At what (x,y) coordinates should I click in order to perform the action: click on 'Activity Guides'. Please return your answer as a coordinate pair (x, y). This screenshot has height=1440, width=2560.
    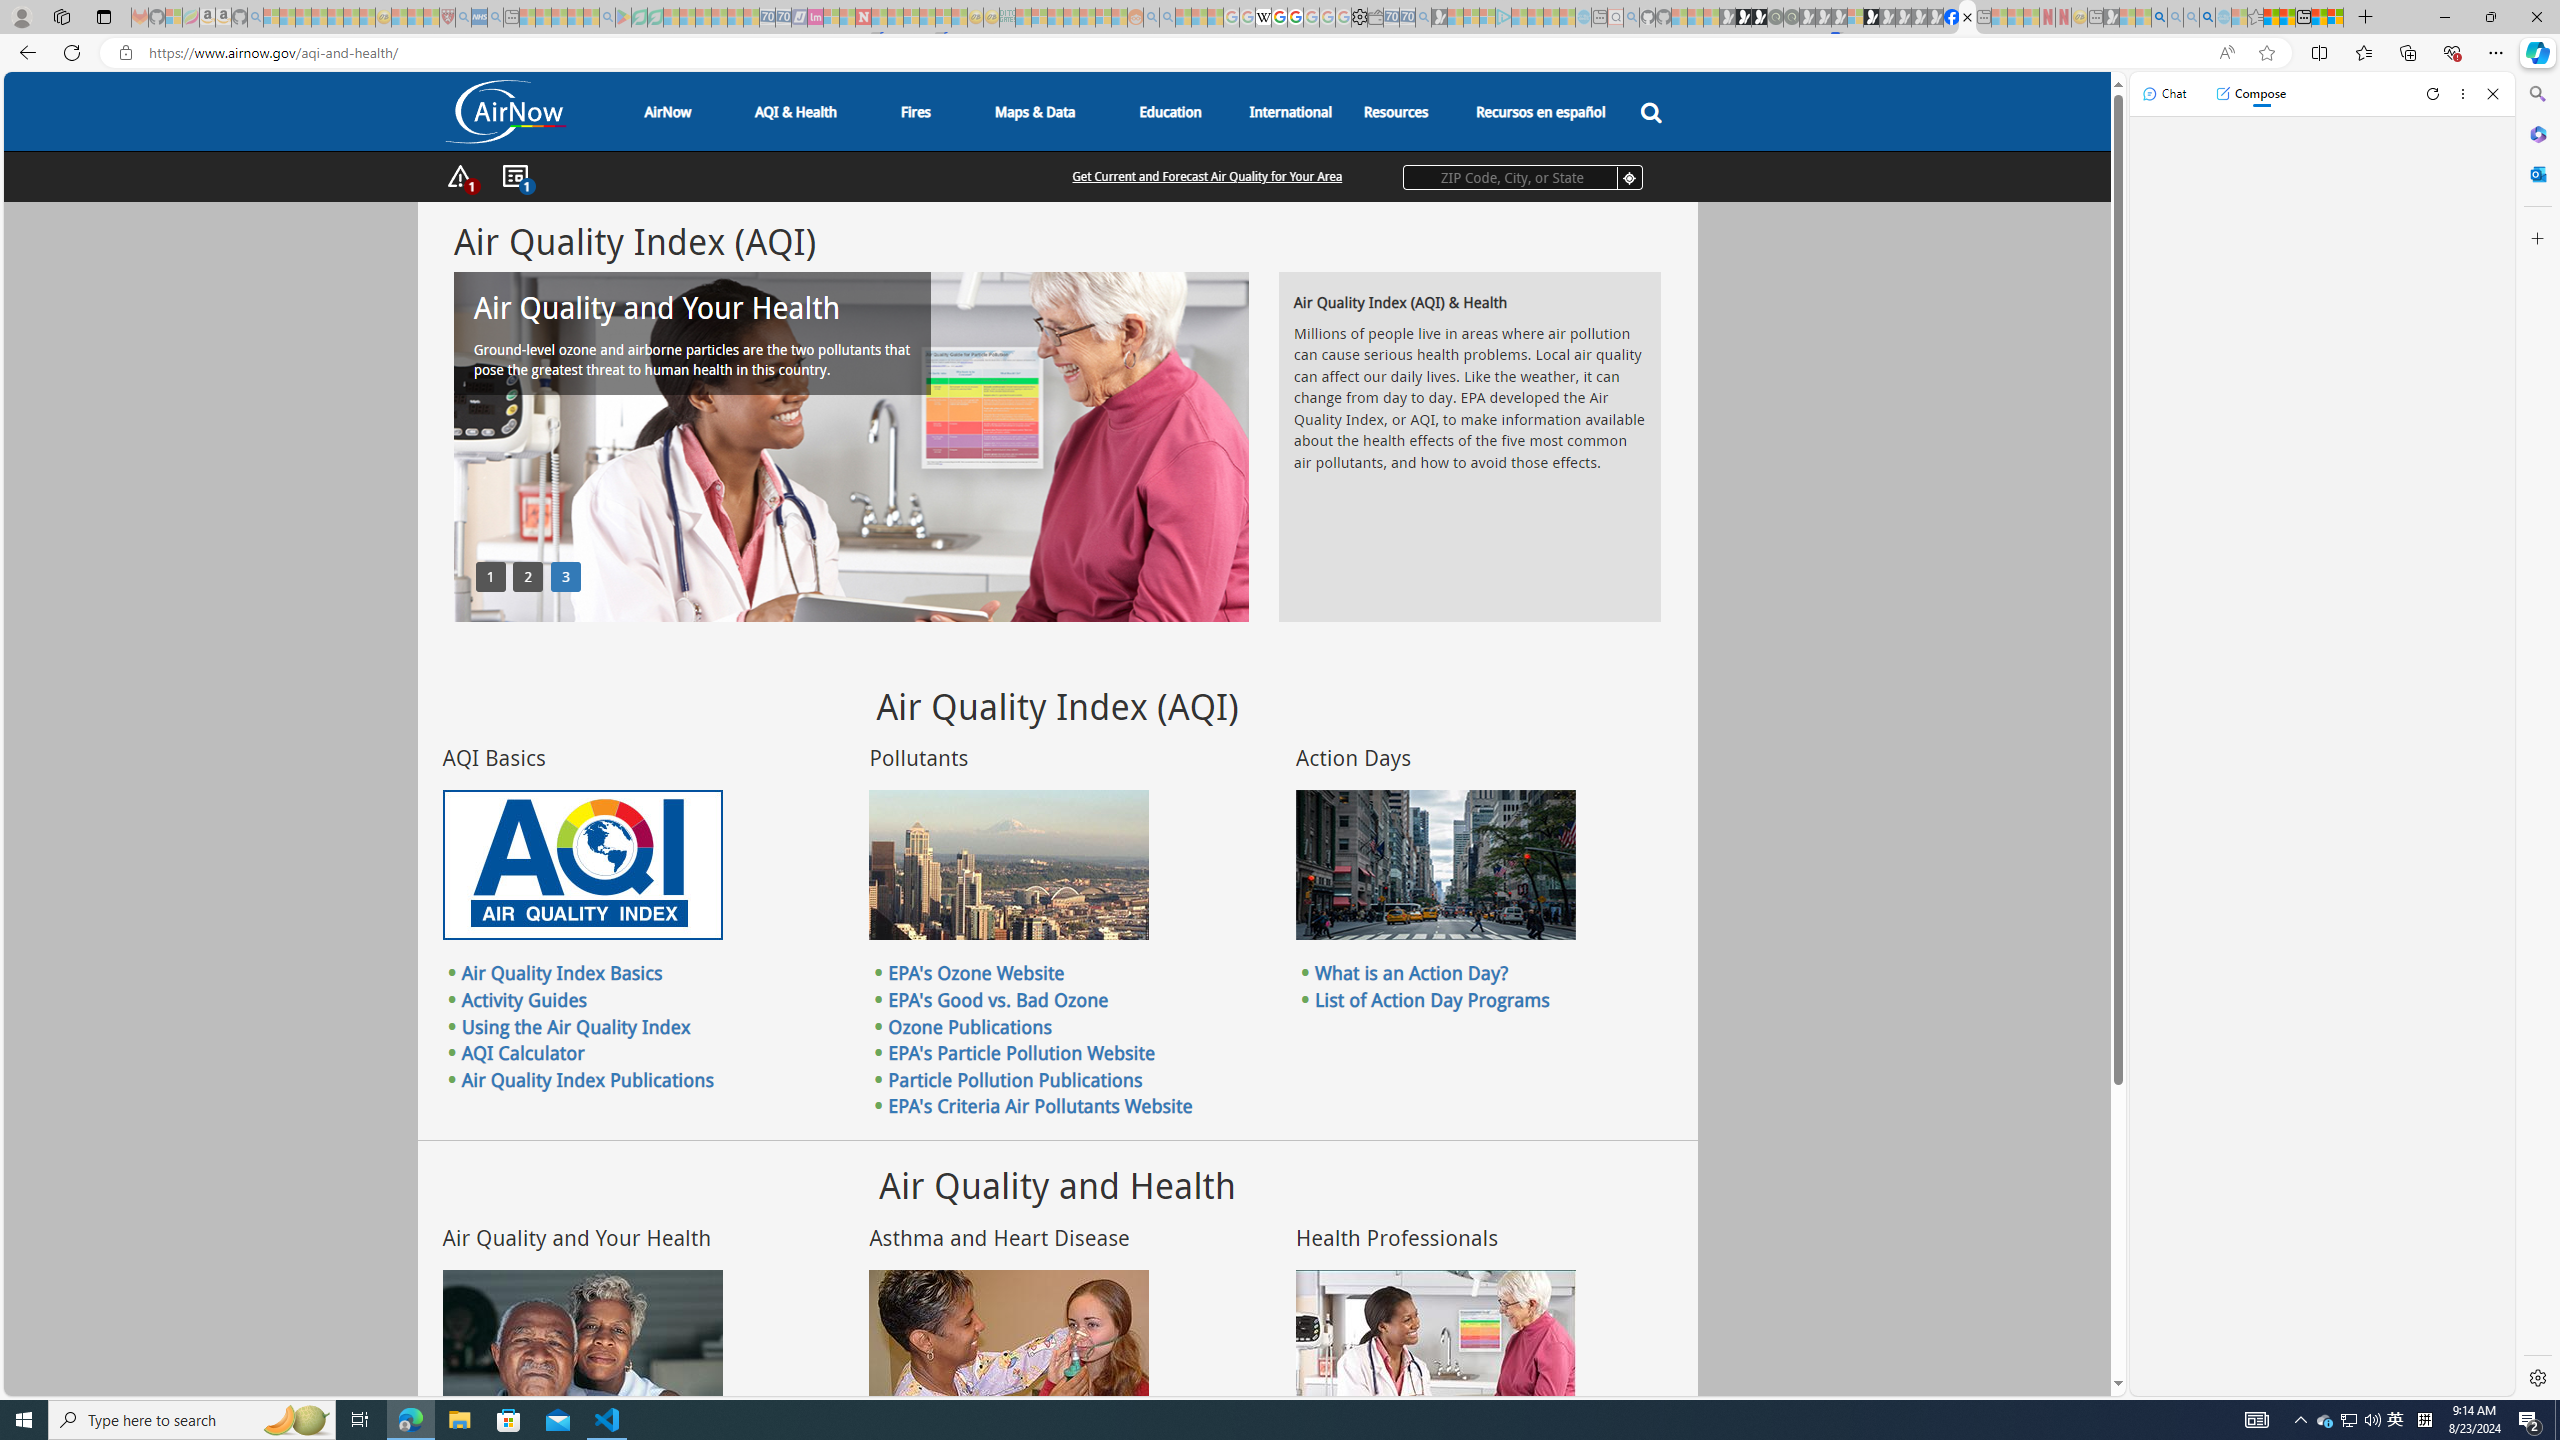
    Looking at the image, I should click on (523, 999).